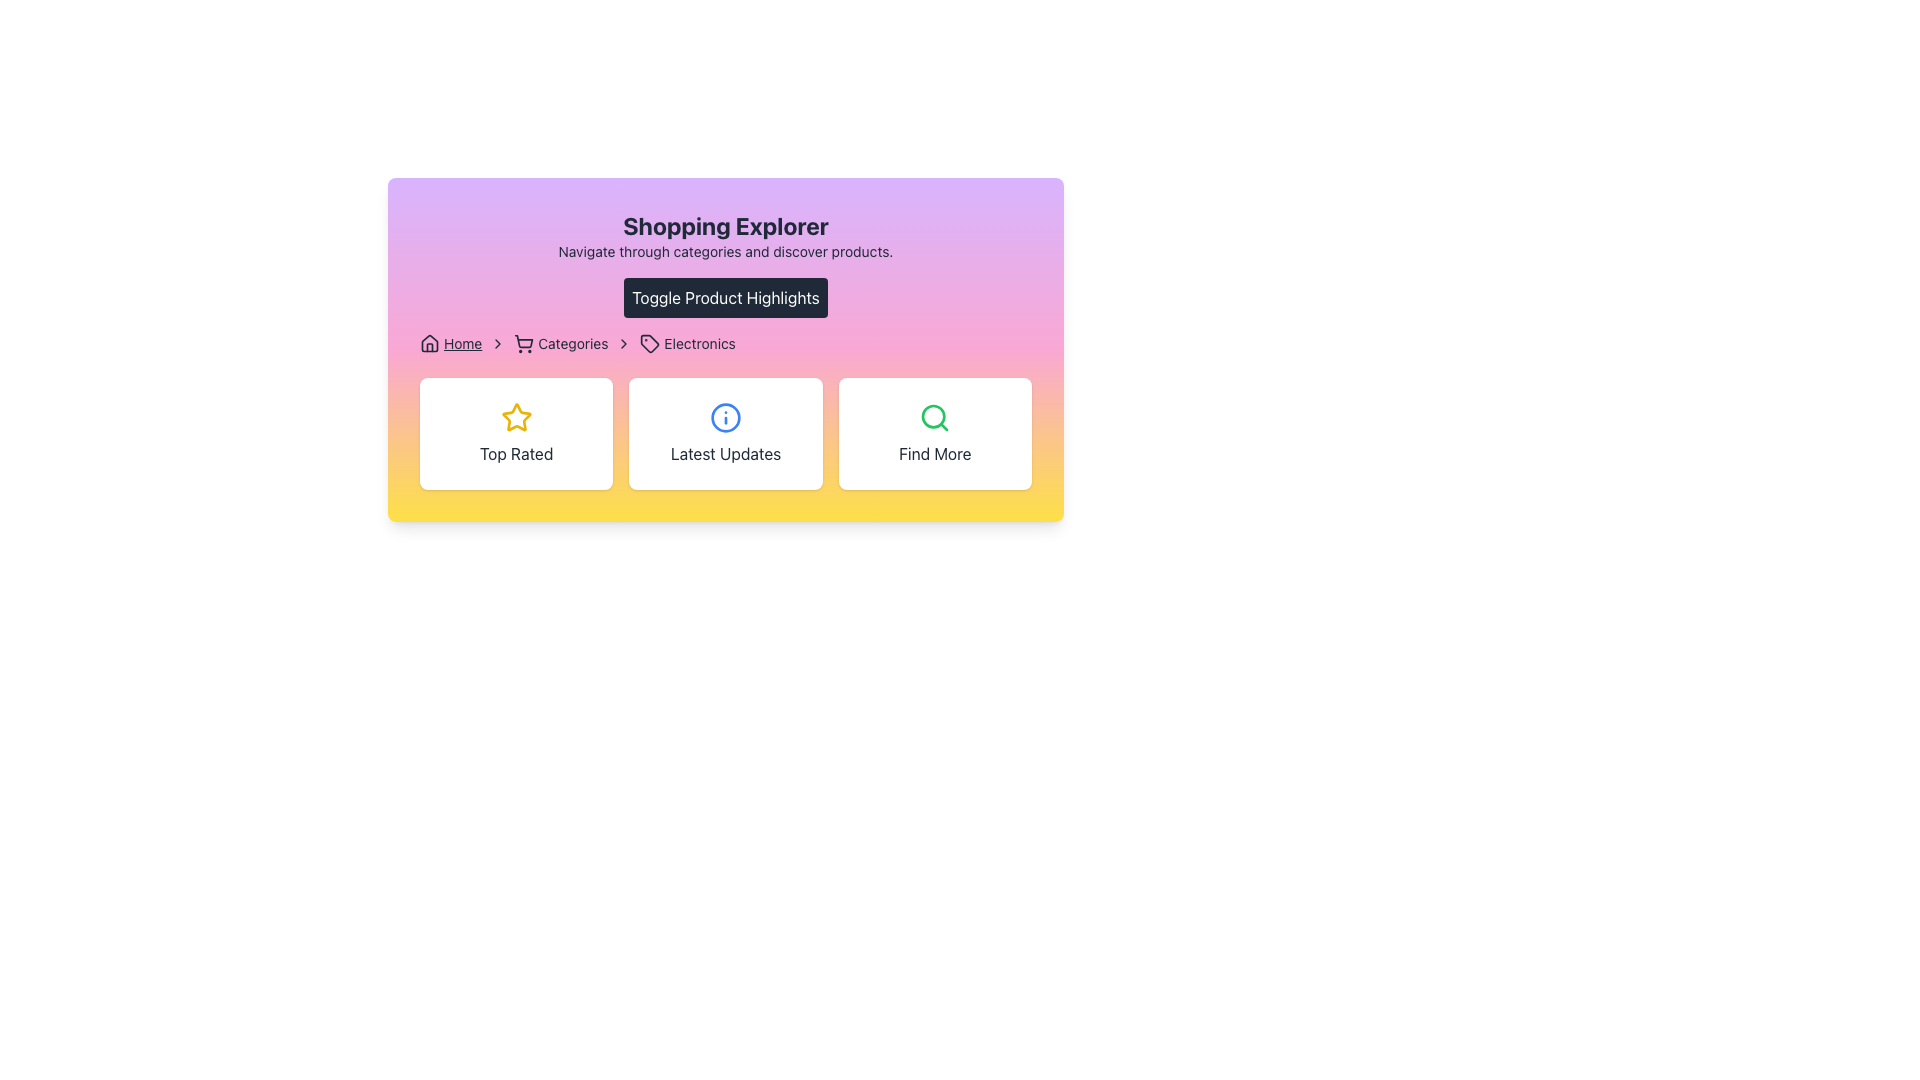 The image size is (1920, 1080). What do you see at coordinates (516, 416) in the screenshot?
I see `the star-shaped icon with a yellow outline, located at the center of the 'Top Rated' card in the second row, slightly above the text 'Top Rated'` at bounding box center [516, 416].